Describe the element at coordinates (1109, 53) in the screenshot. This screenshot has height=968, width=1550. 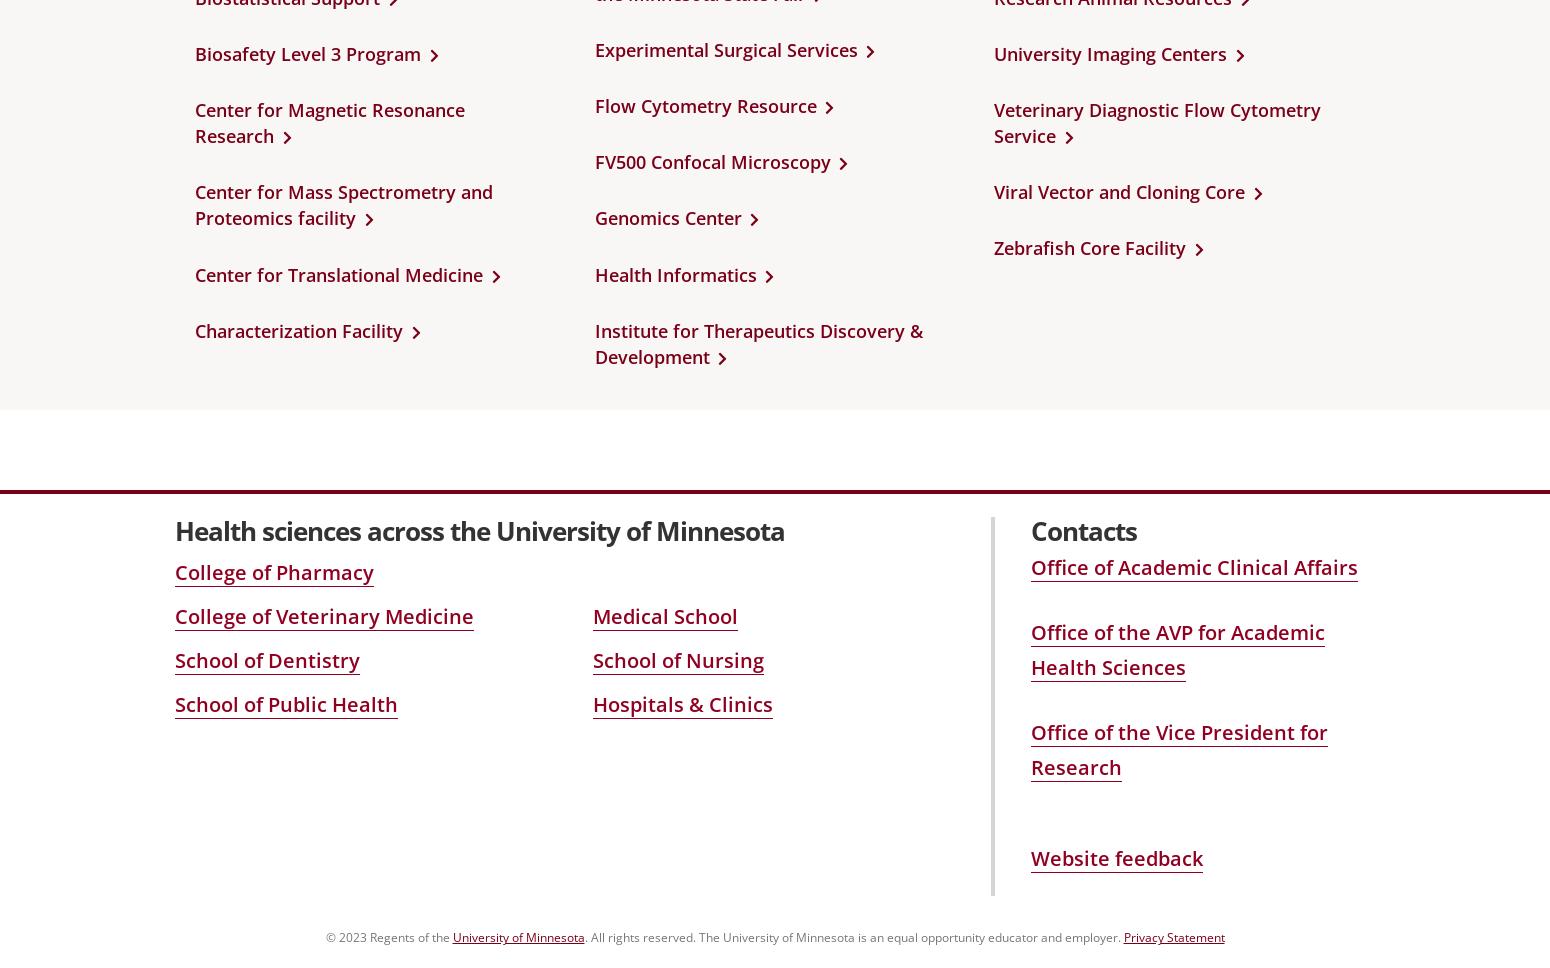
I see `'University Imaging Centers'` at that location.